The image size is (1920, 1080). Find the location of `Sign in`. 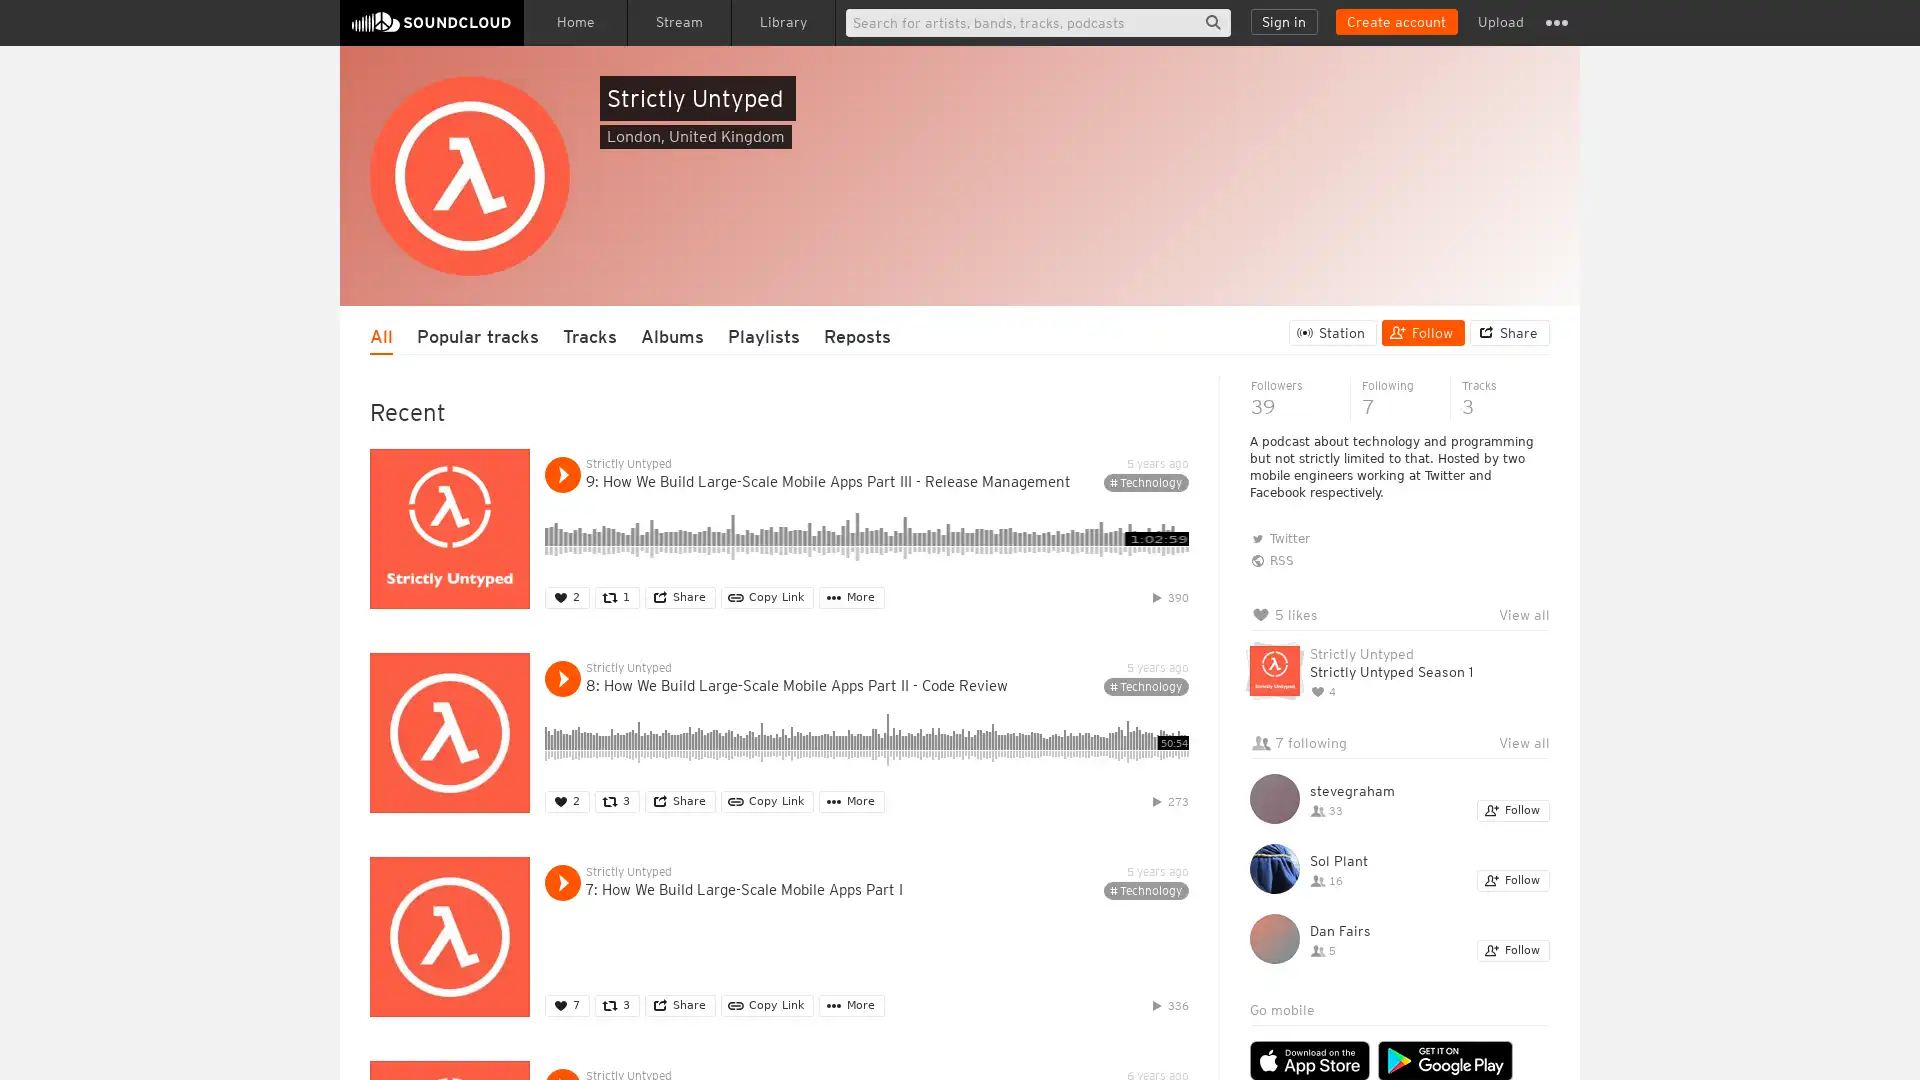

Sign in is located at coordinates (1284, 22).